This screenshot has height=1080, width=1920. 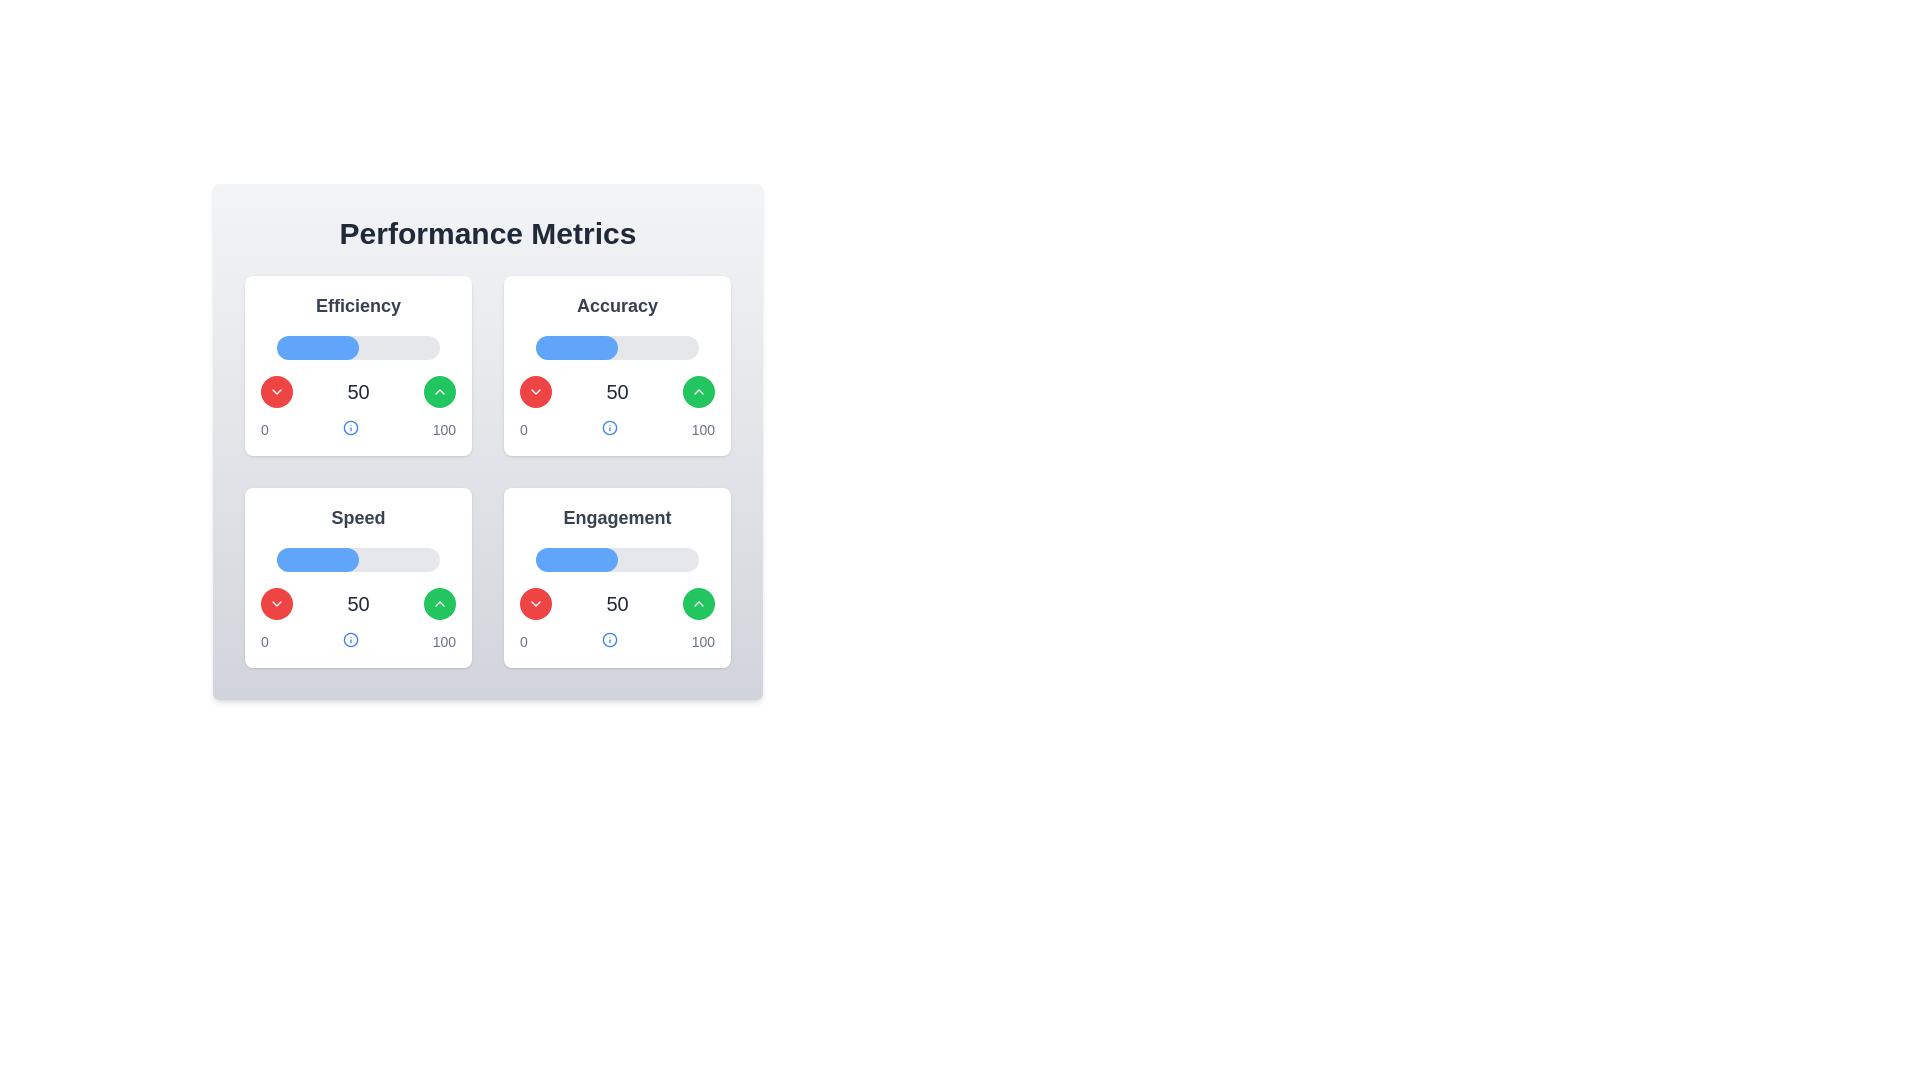 I want to click on the circular Indicator icon with a blue outline located under the '50' text in the 'Accuracy' section of the Performance Metrics panel, so click(x=608, y=427).